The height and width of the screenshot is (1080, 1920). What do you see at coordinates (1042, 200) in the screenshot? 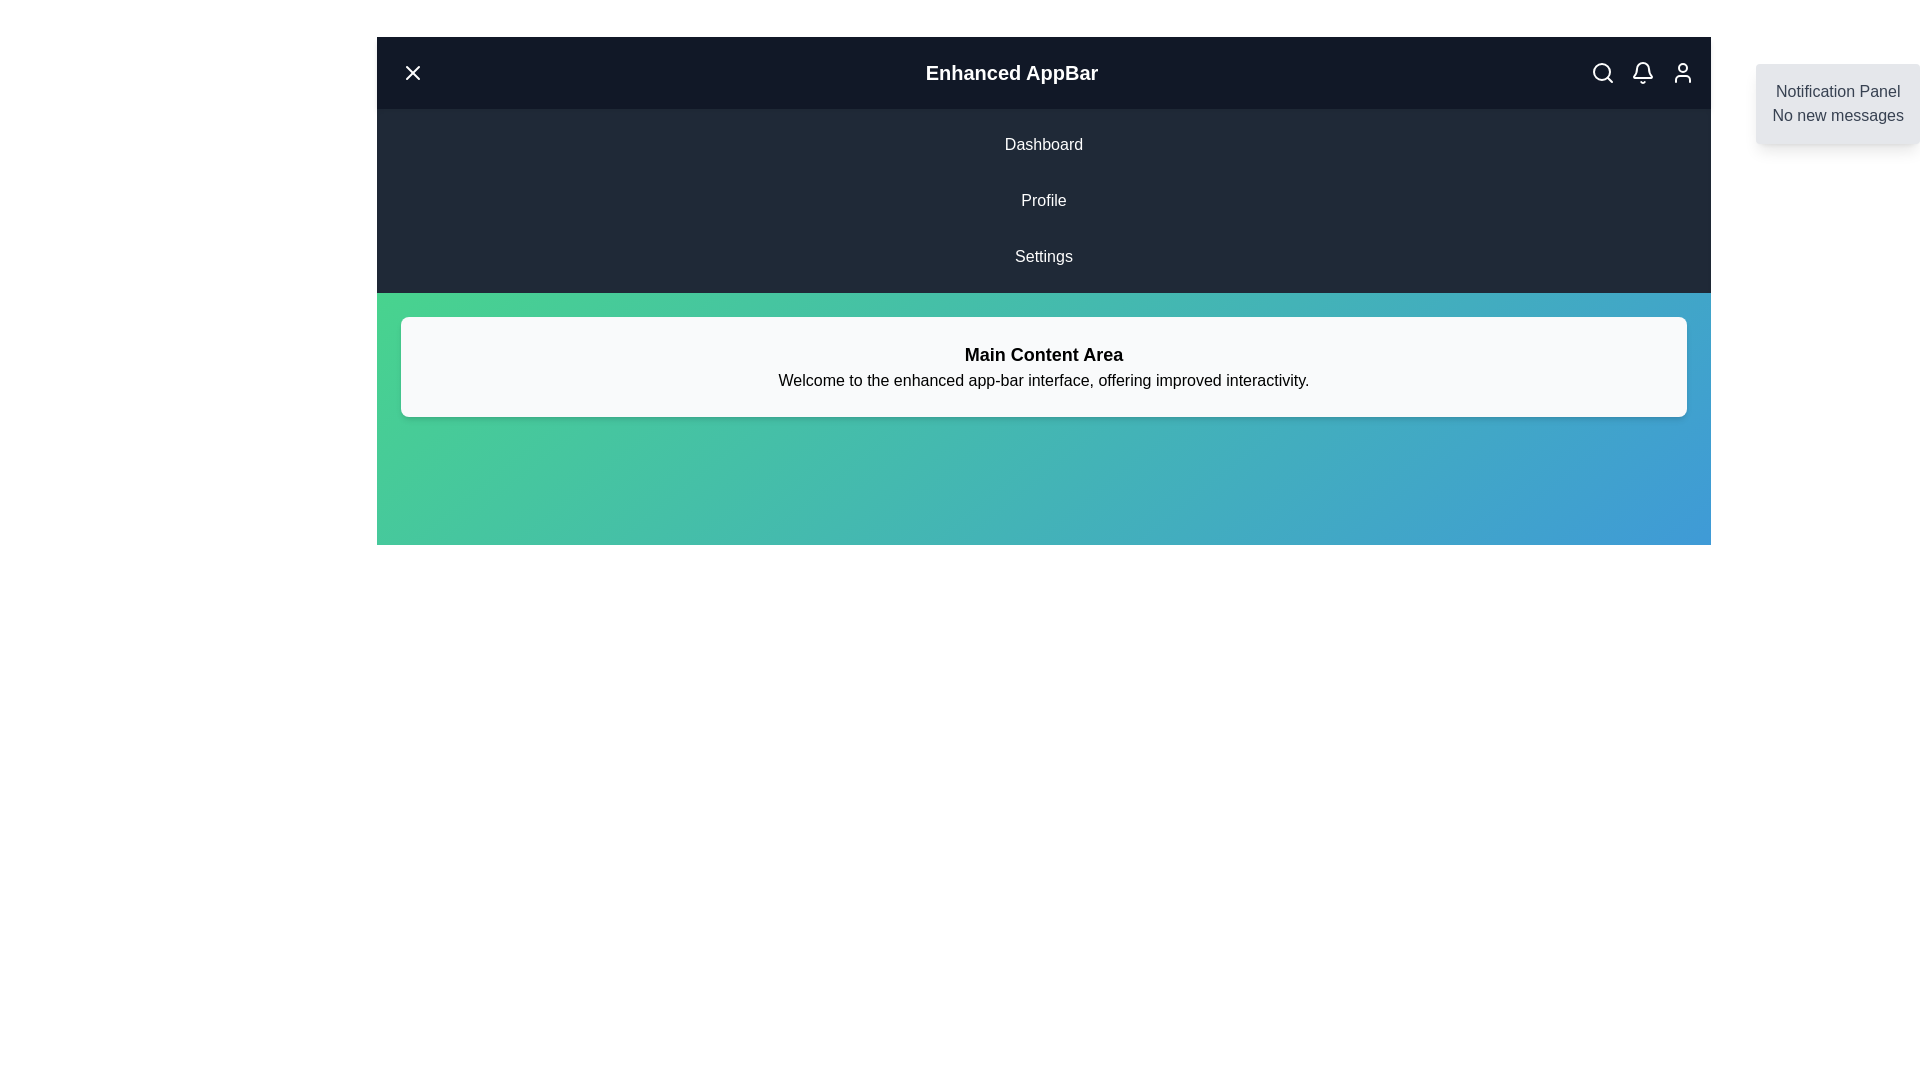
I see `the menu item corresponding to Profile to navigate` at bounding box center [1042, 200].